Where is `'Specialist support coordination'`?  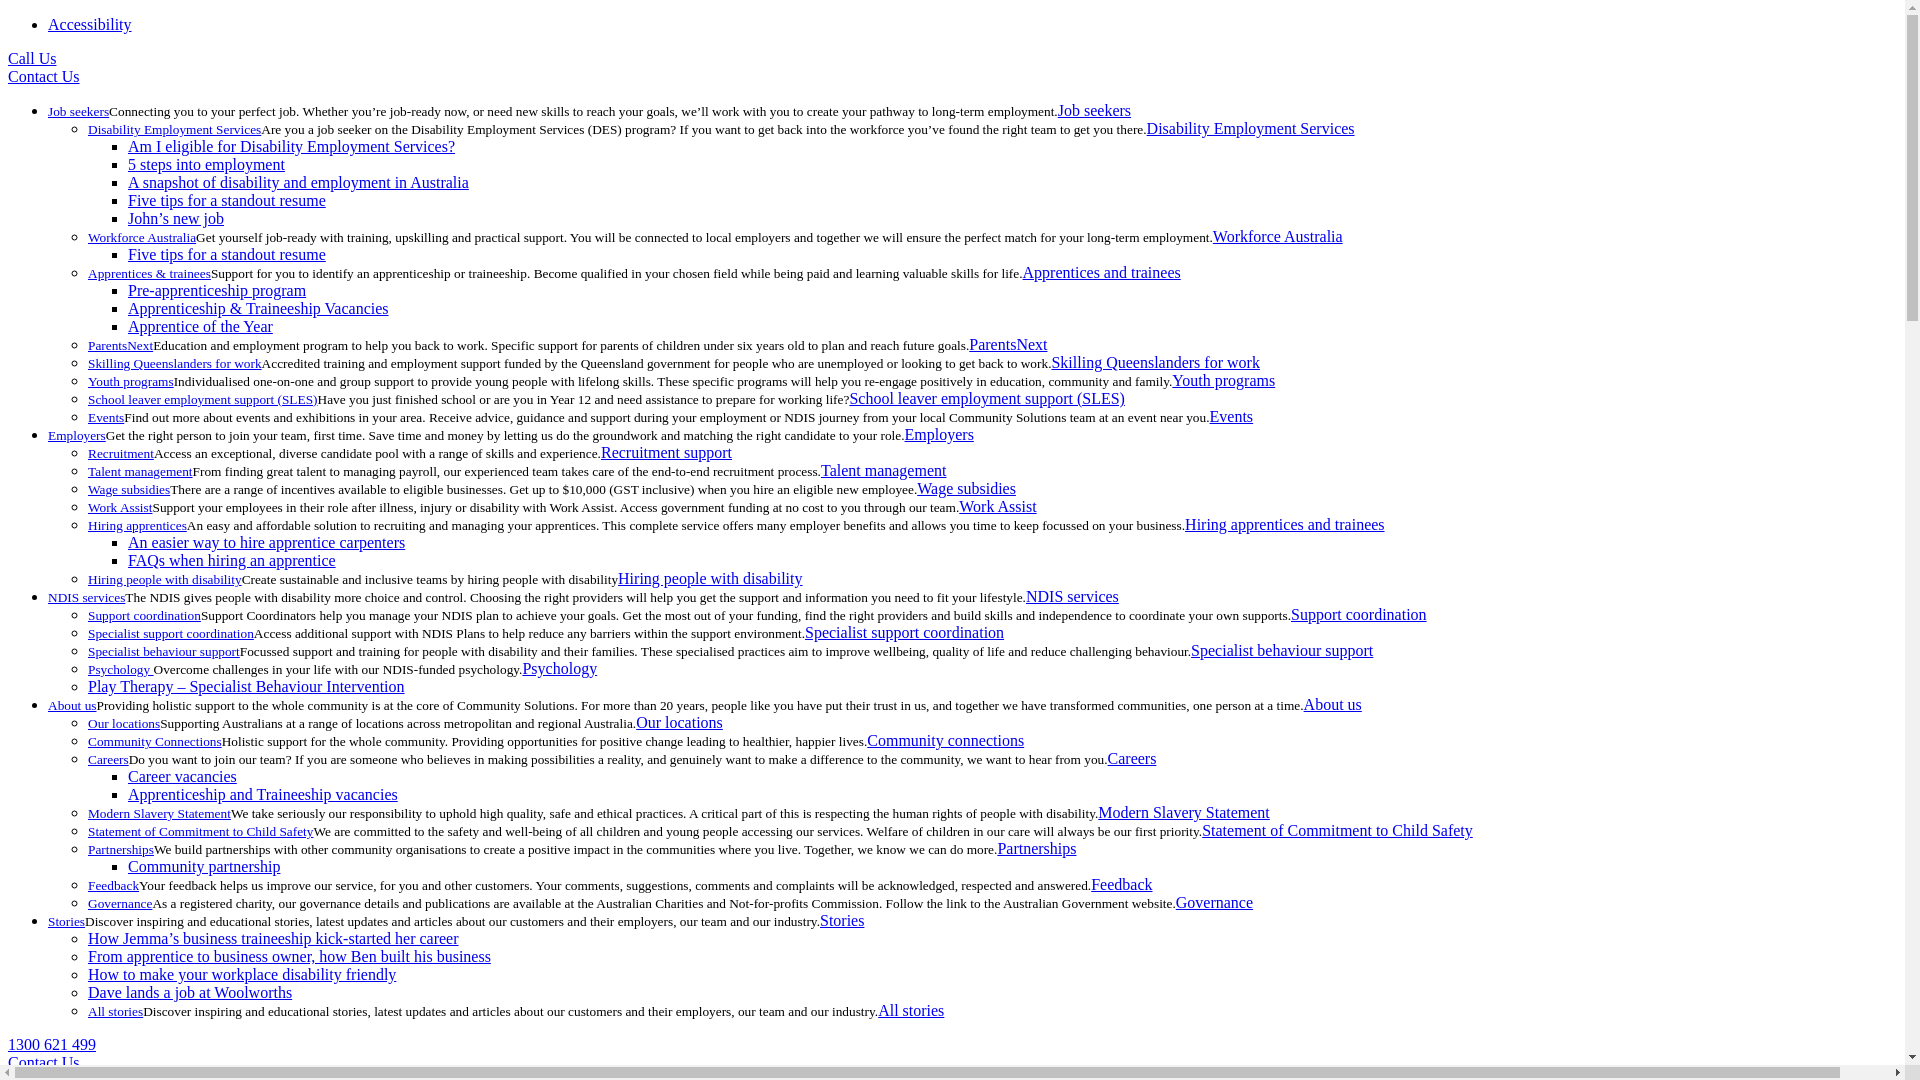
'Specialist support coordination' is located at coordinates (903, 632).